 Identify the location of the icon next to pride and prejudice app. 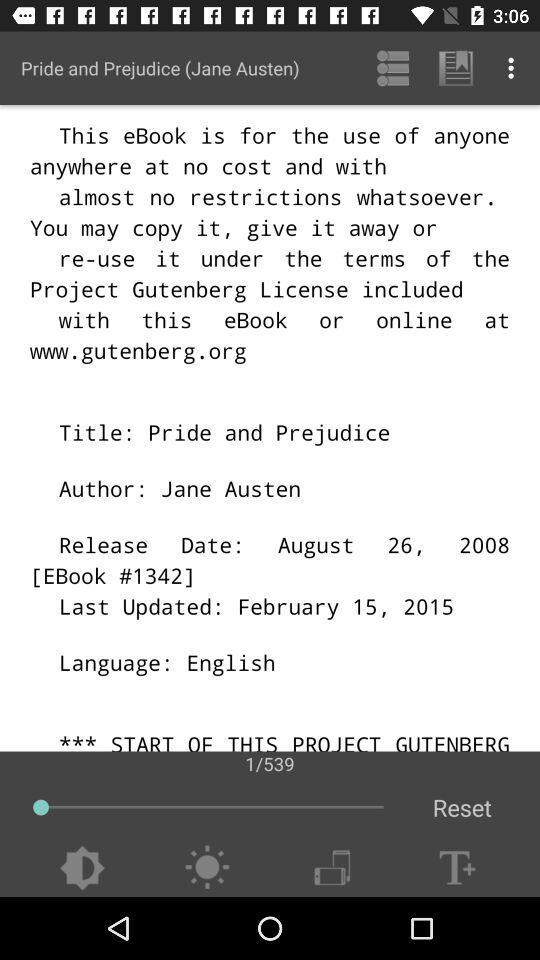
(393, 68).